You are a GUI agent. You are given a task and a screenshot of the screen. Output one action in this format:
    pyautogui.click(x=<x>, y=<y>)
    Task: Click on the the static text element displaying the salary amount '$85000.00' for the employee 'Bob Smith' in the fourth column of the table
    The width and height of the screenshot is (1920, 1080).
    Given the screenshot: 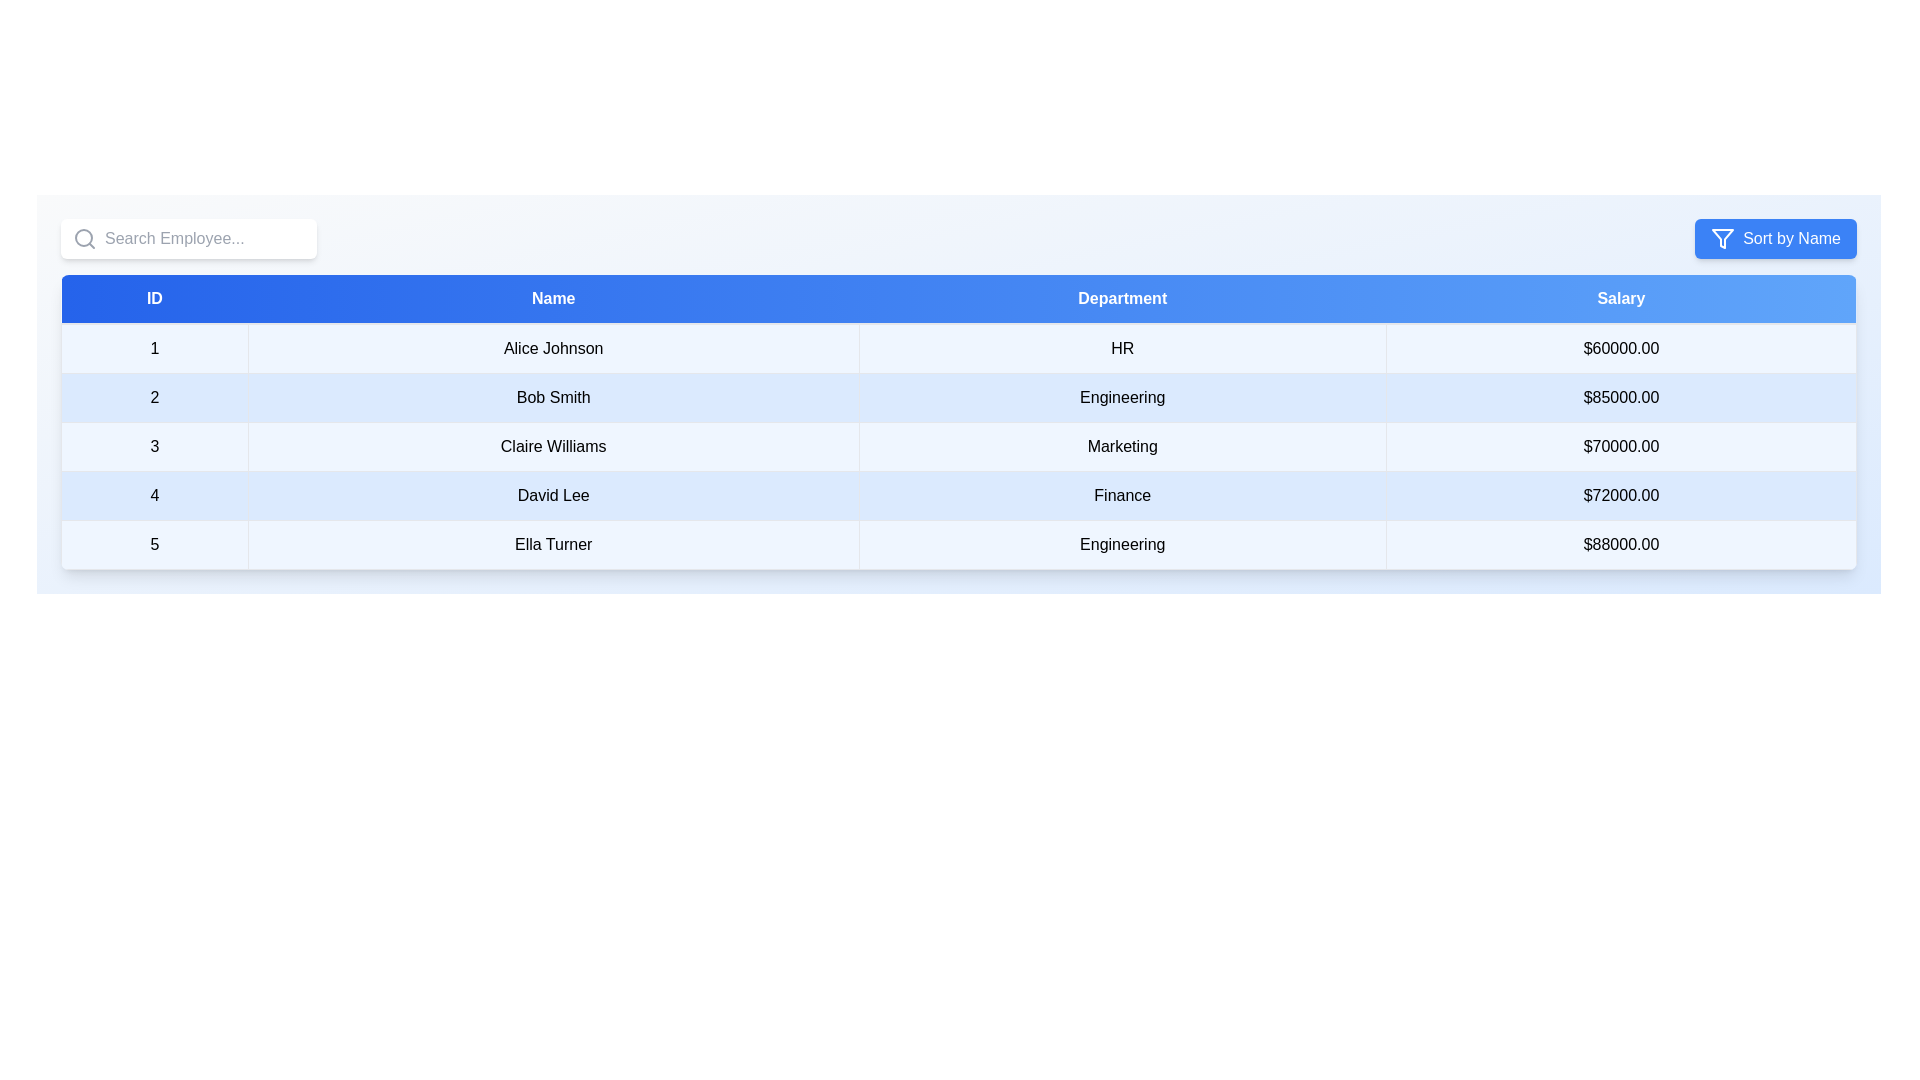 What is the action you would take?
    pyautogui.click(x=1621, y=397)
    